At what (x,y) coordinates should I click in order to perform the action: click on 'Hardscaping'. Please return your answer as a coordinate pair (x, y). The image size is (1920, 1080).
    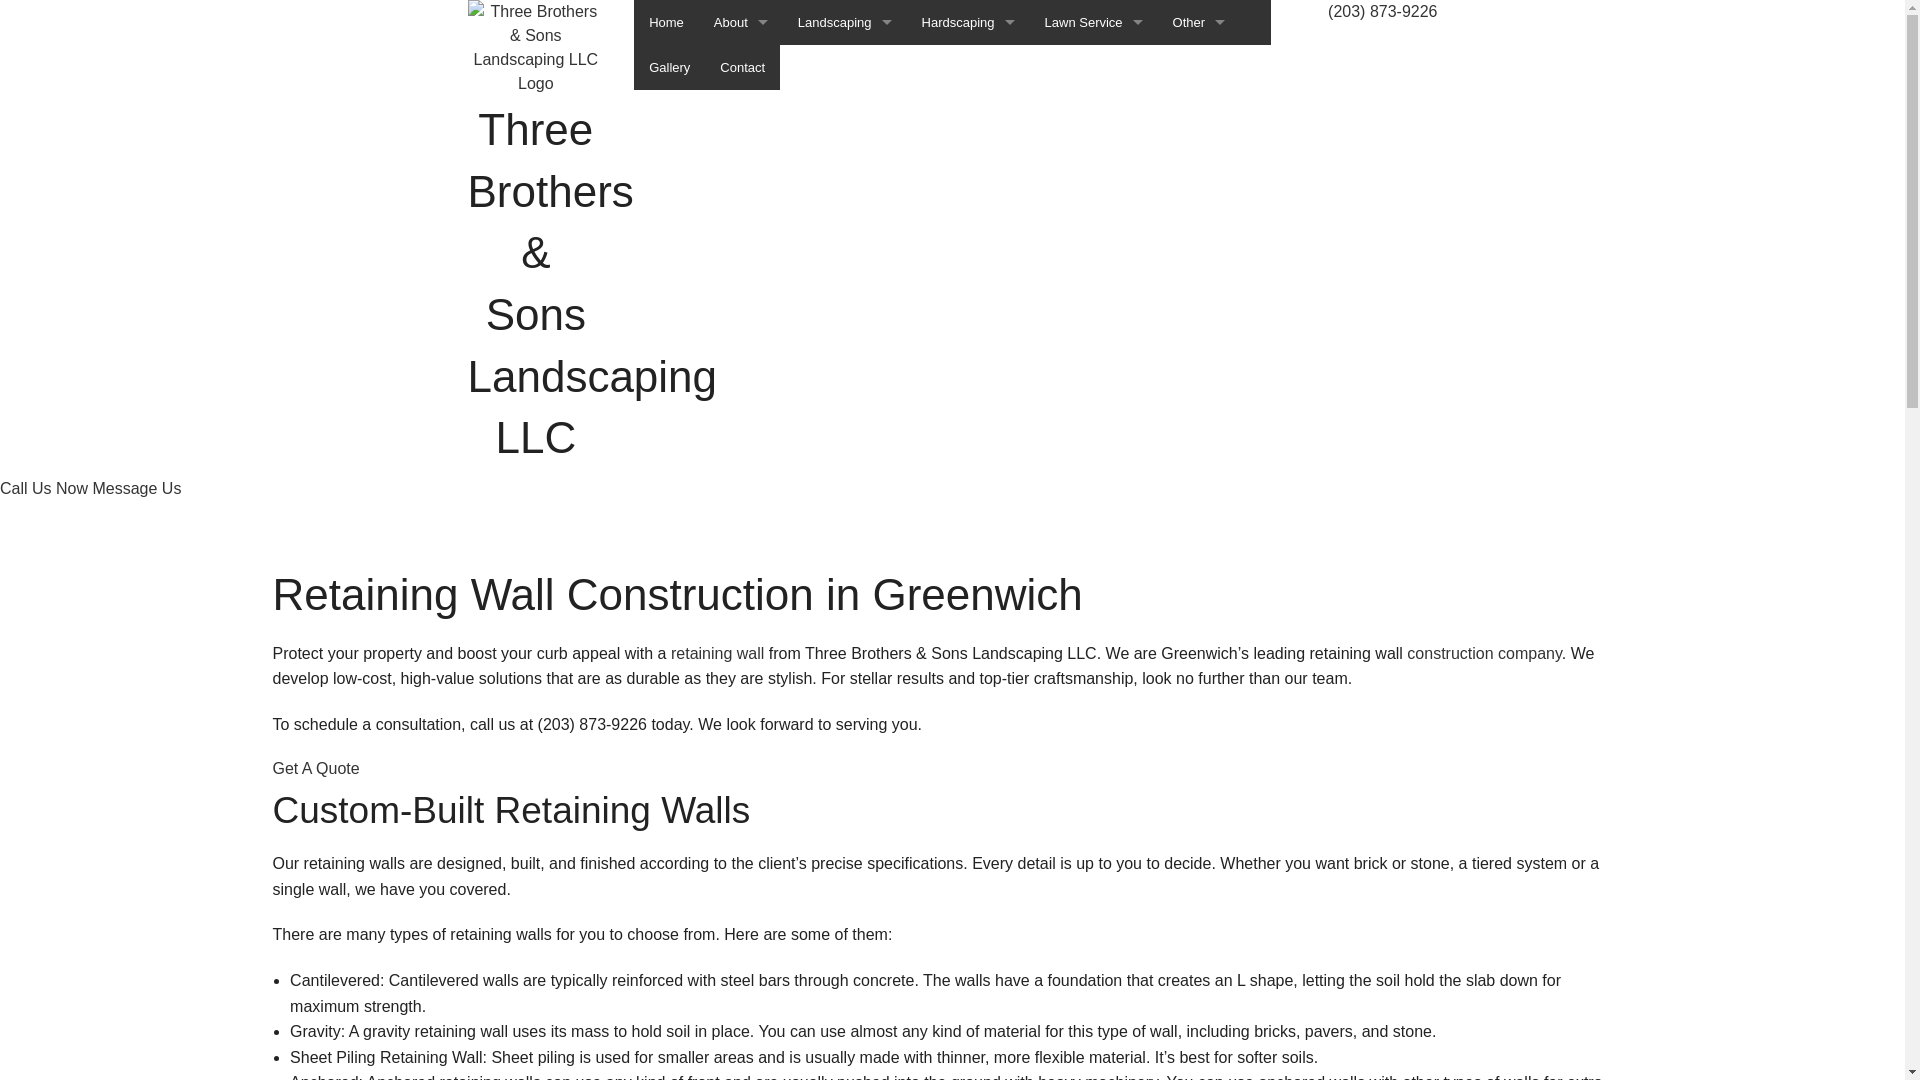
    Looking at the image, I should click on (968, 22).